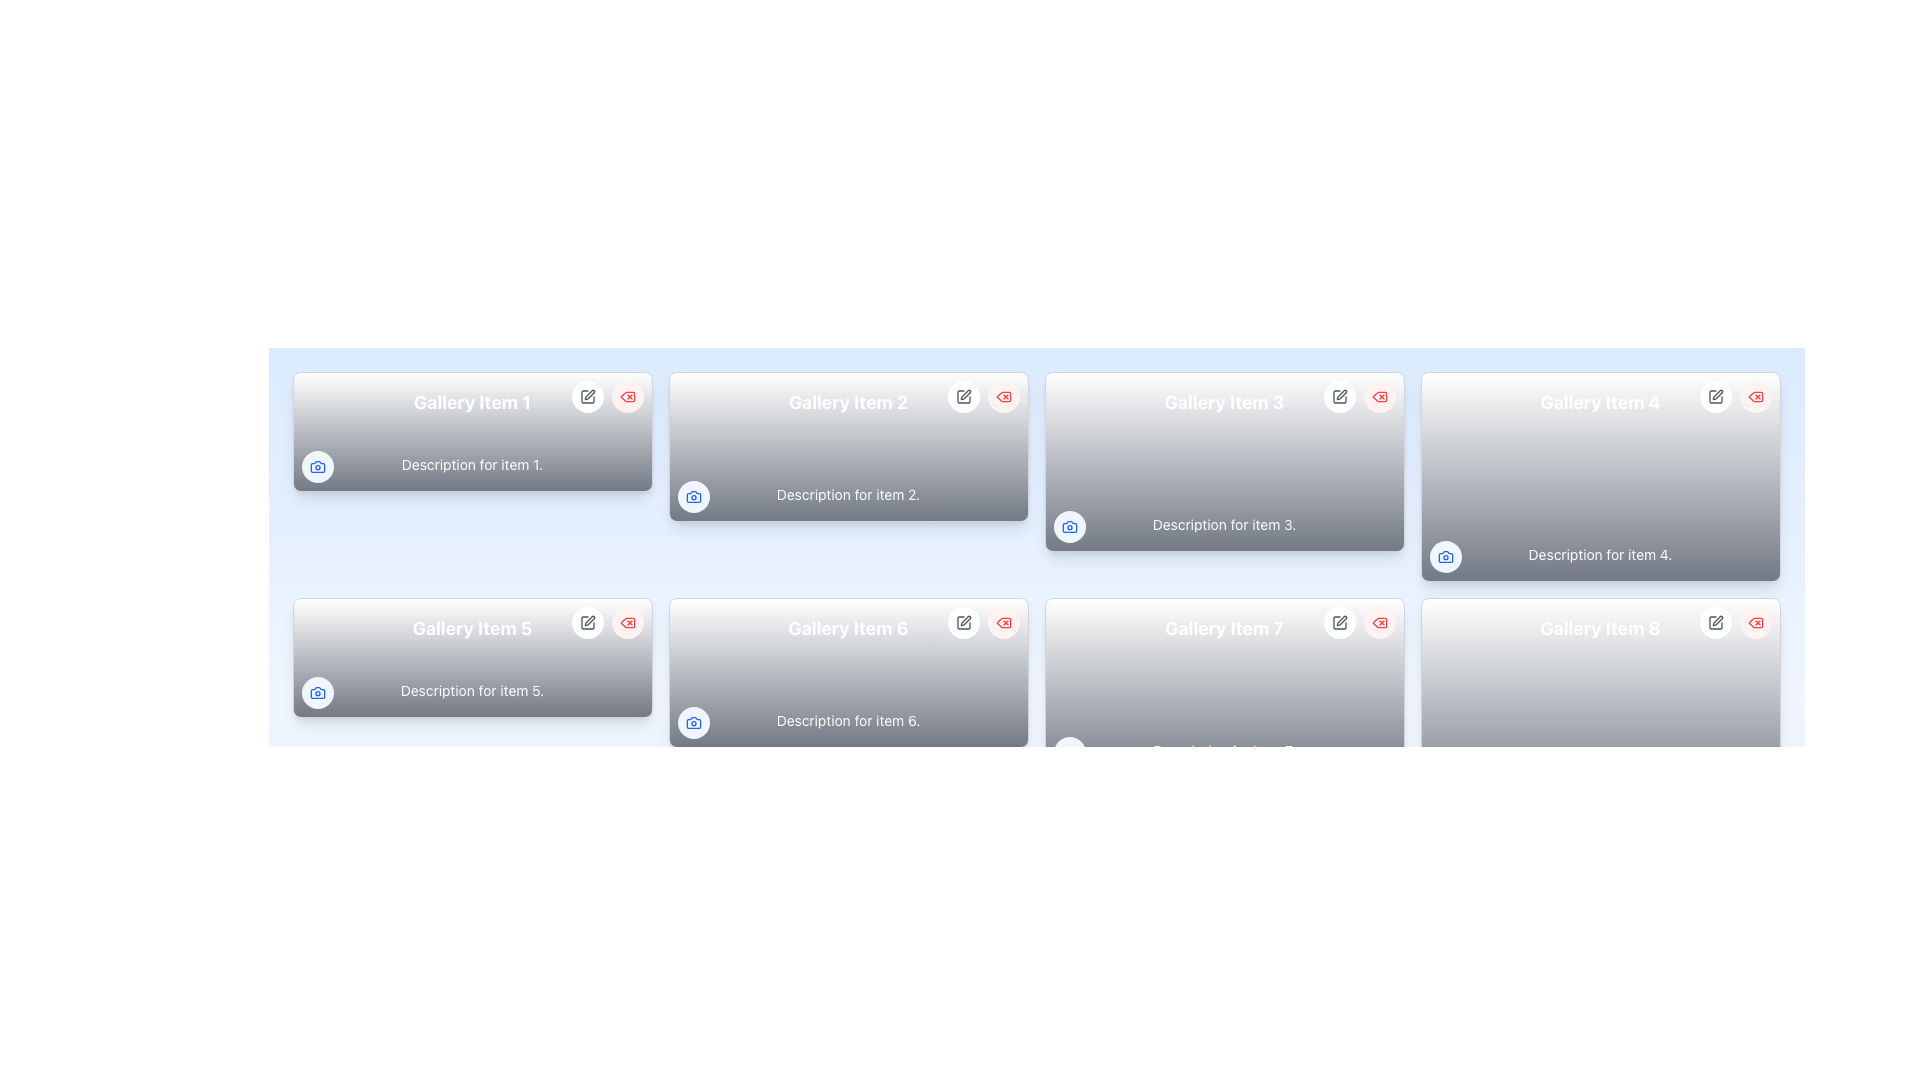 Image resolution: width=1920 pixels, height=1080 pixels. What do you see at coordinates (1003, 622) in the screenshot?
I see `the circular delete button with a light red background and a trash can icon located in the top-right corner of the card labeled 'Gallery Item 6'` at bounding box center [1003, 622].